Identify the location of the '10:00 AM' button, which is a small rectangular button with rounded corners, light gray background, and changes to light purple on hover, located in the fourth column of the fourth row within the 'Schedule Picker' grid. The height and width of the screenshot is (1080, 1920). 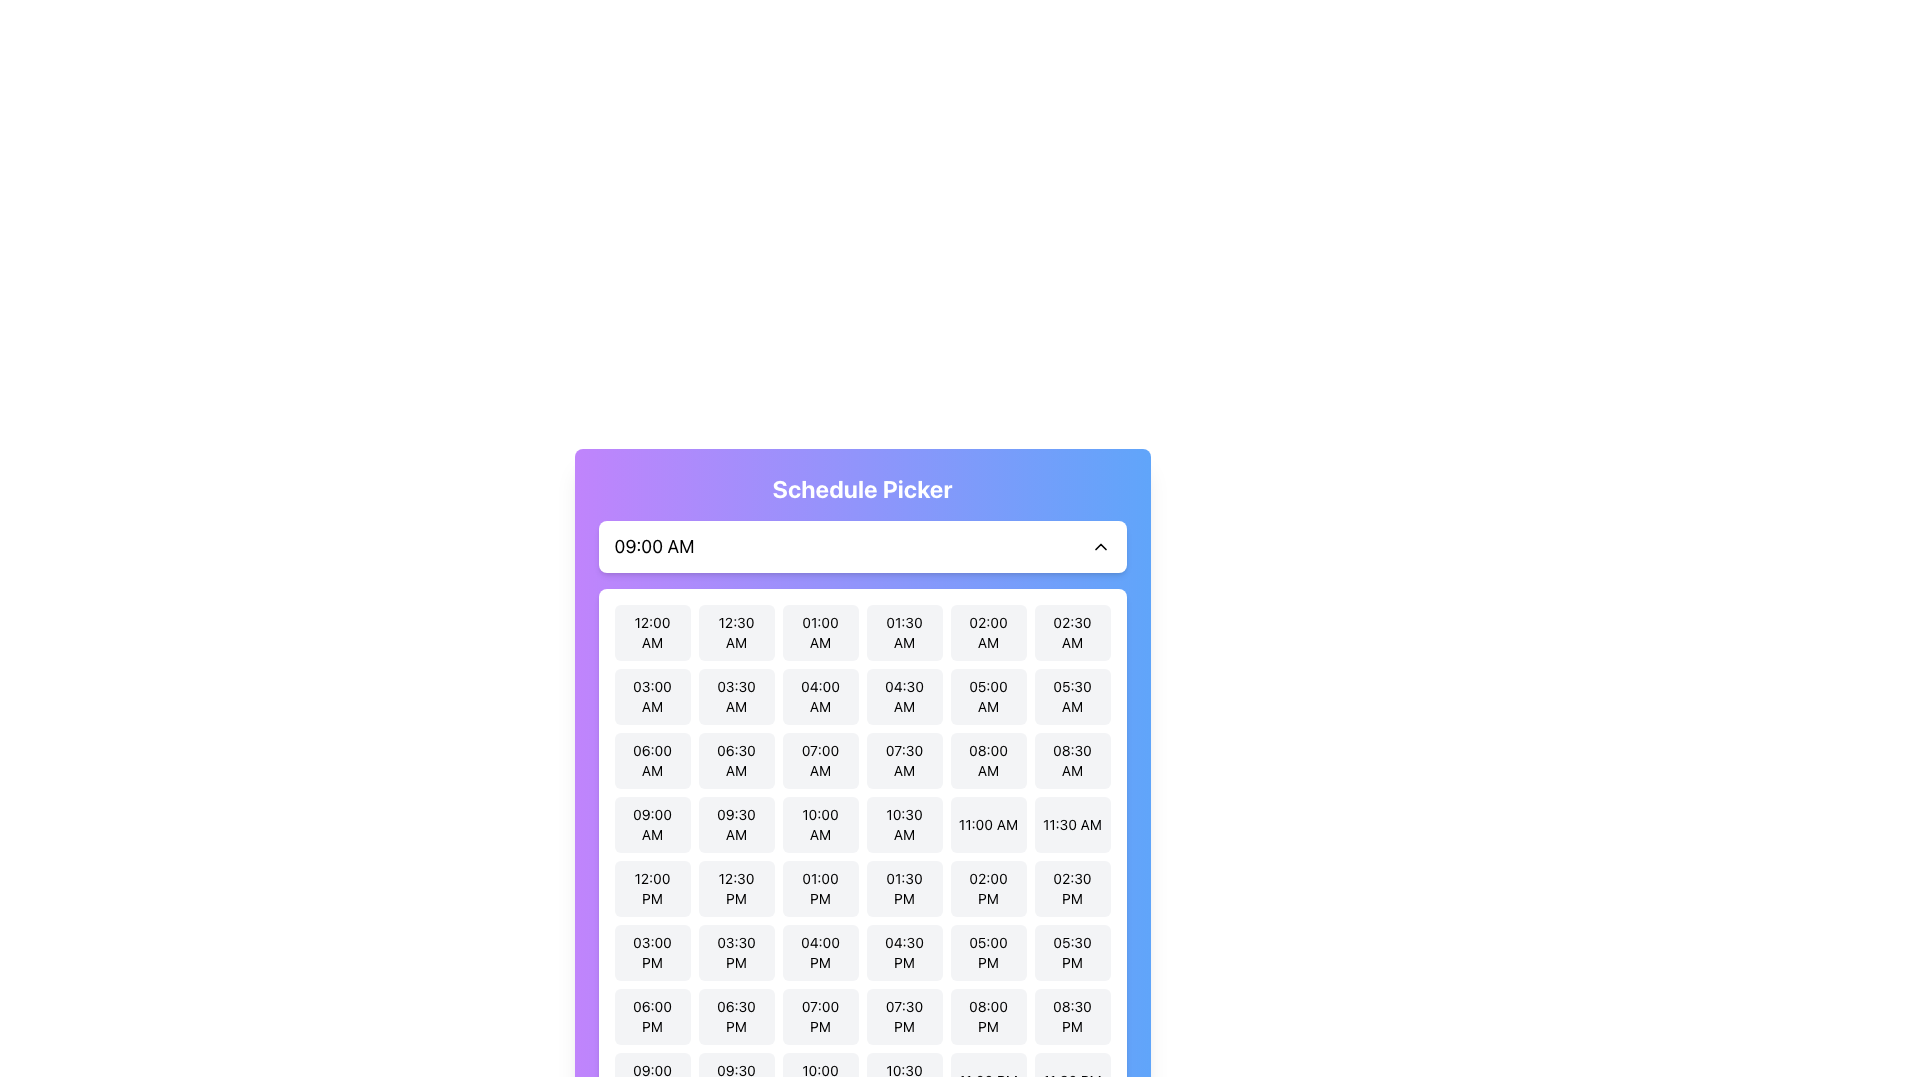
(820, 825).